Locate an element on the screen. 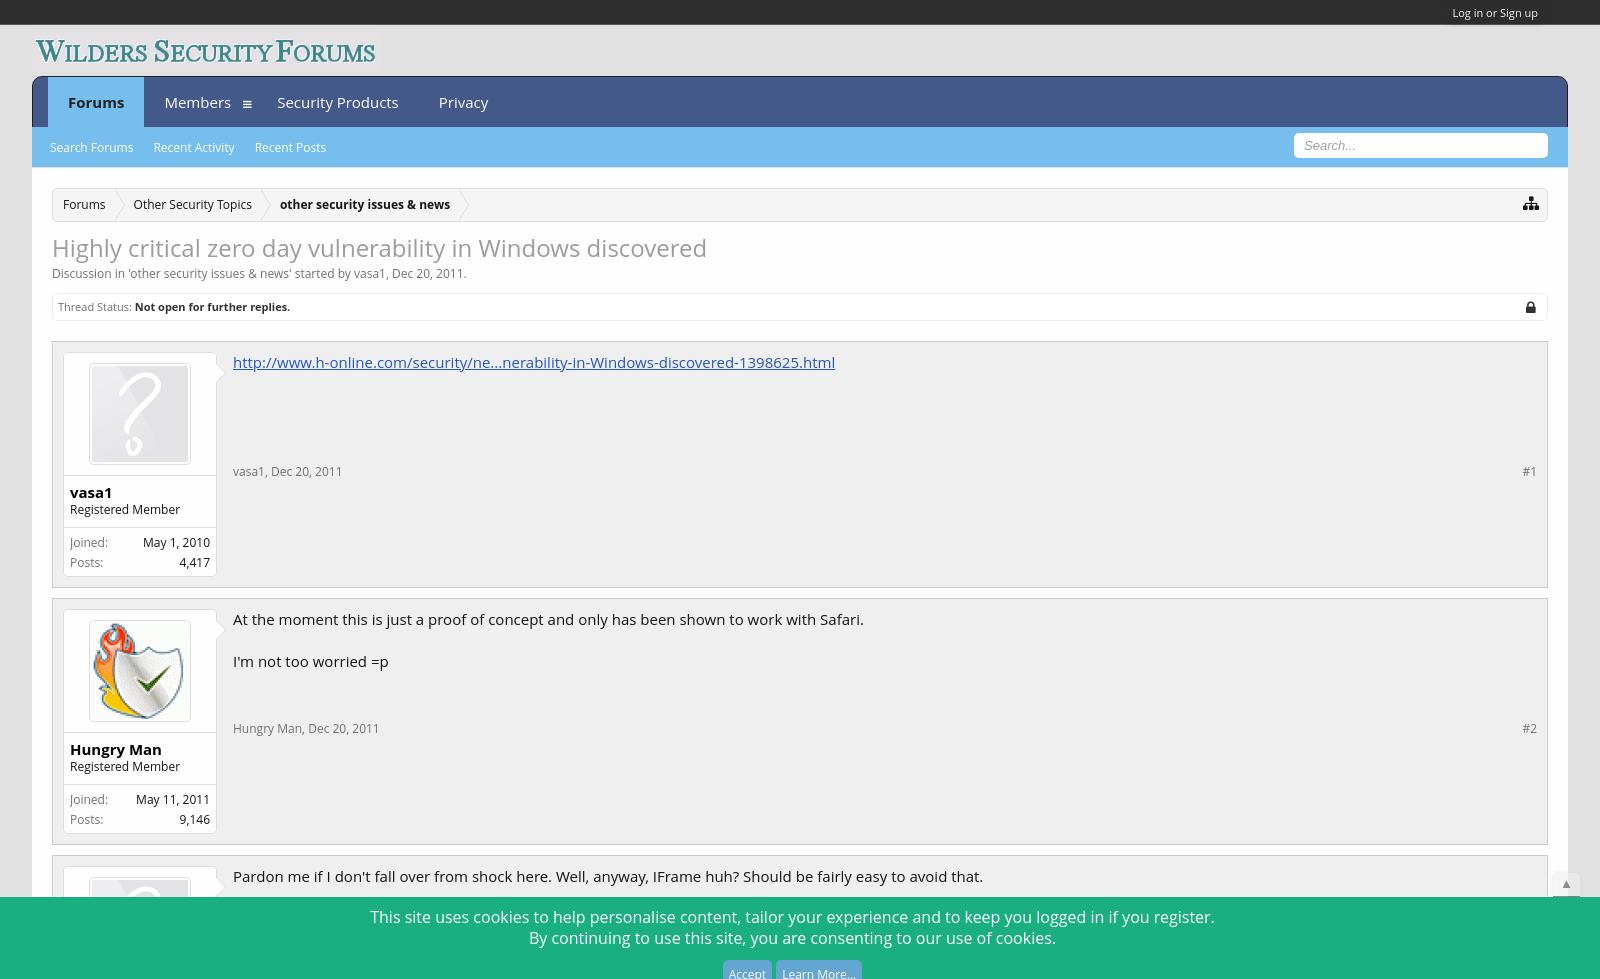 Image resolution: width=1600 pixels, height=979 pixels. '4,417' is located at coordinates (193, 560).